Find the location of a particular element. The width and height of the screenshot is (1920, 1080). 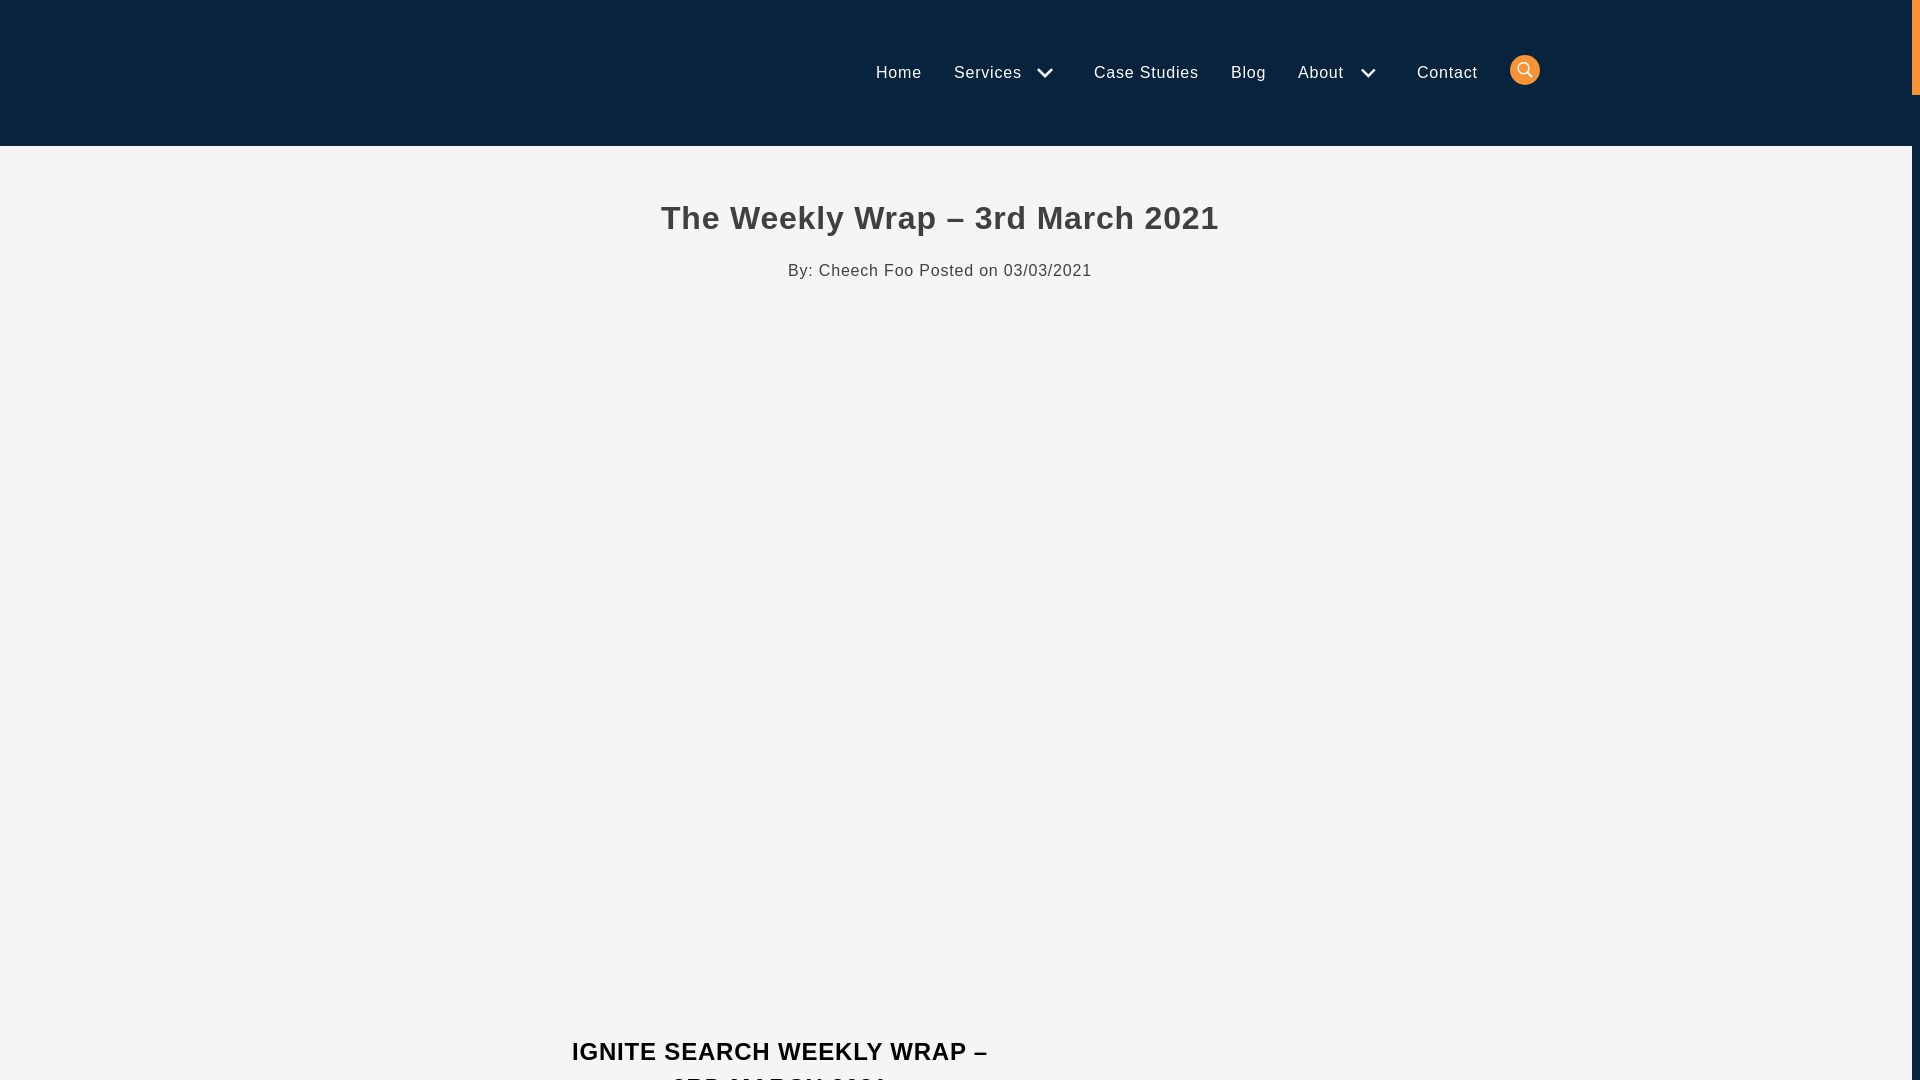

'Contact' is located at coordinates (1447, 72).